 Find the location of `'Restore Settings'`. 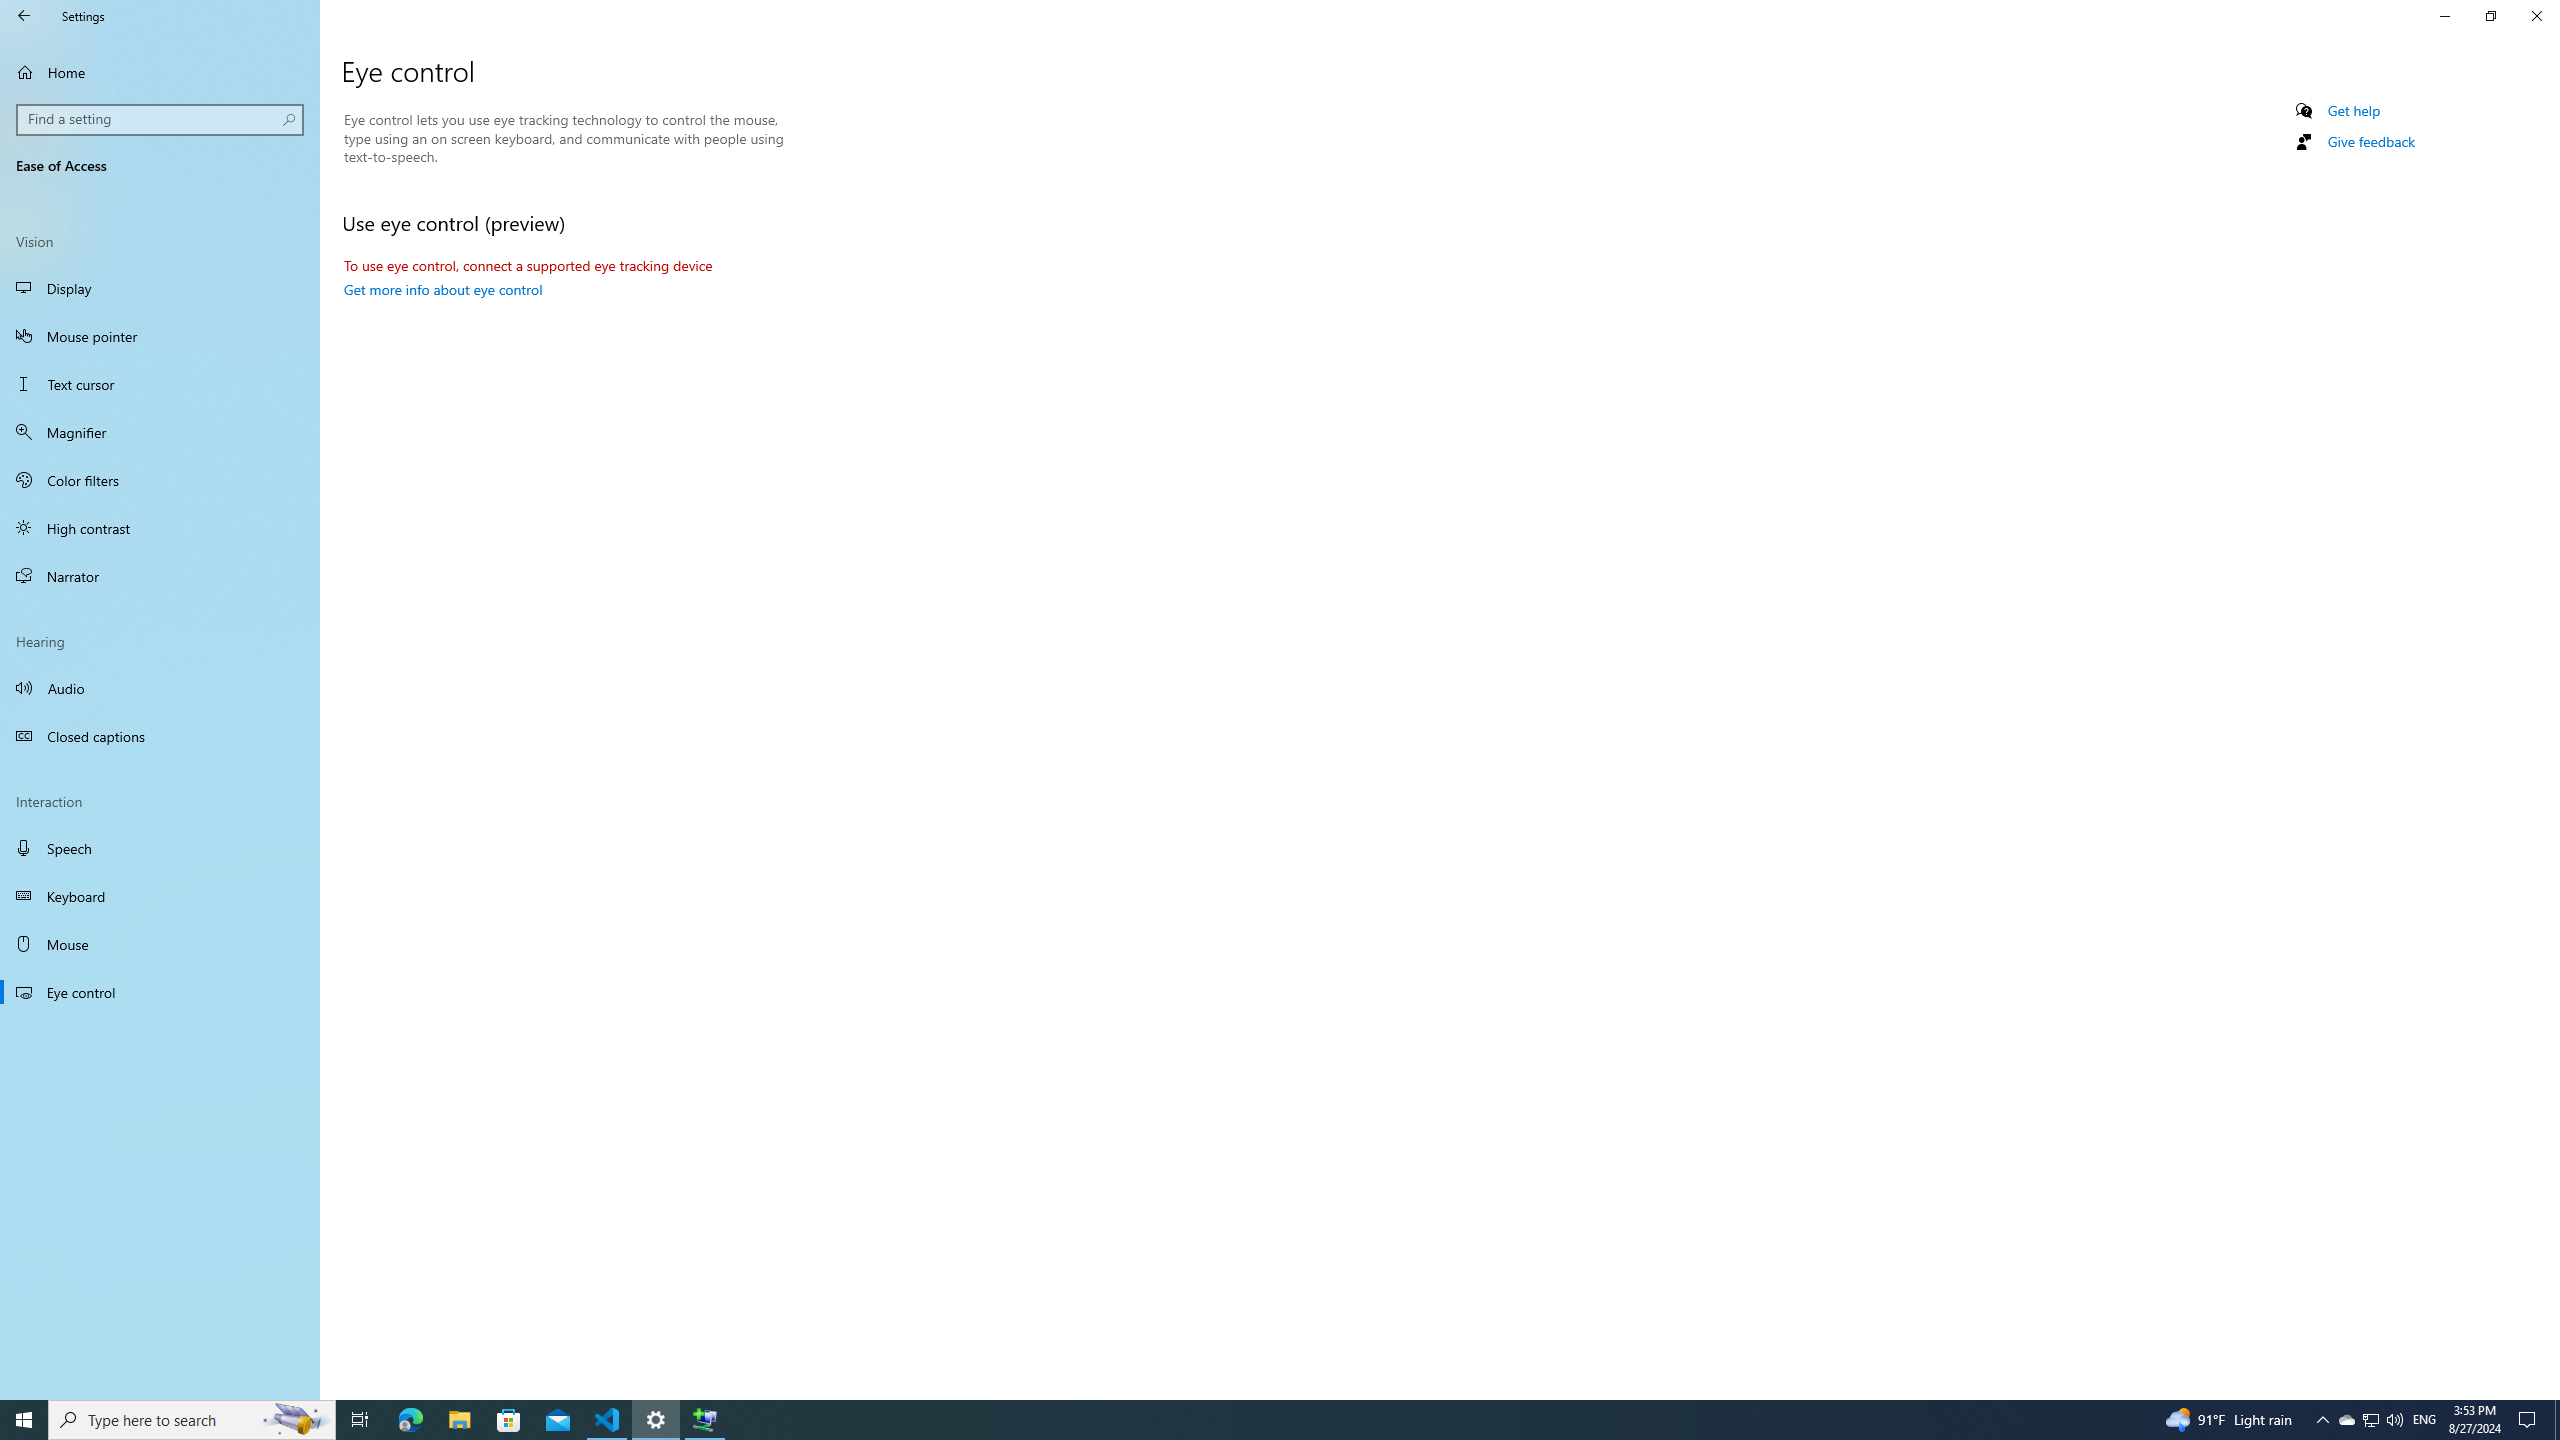

'Restore Settings' is located at coordinates (2490, 15).